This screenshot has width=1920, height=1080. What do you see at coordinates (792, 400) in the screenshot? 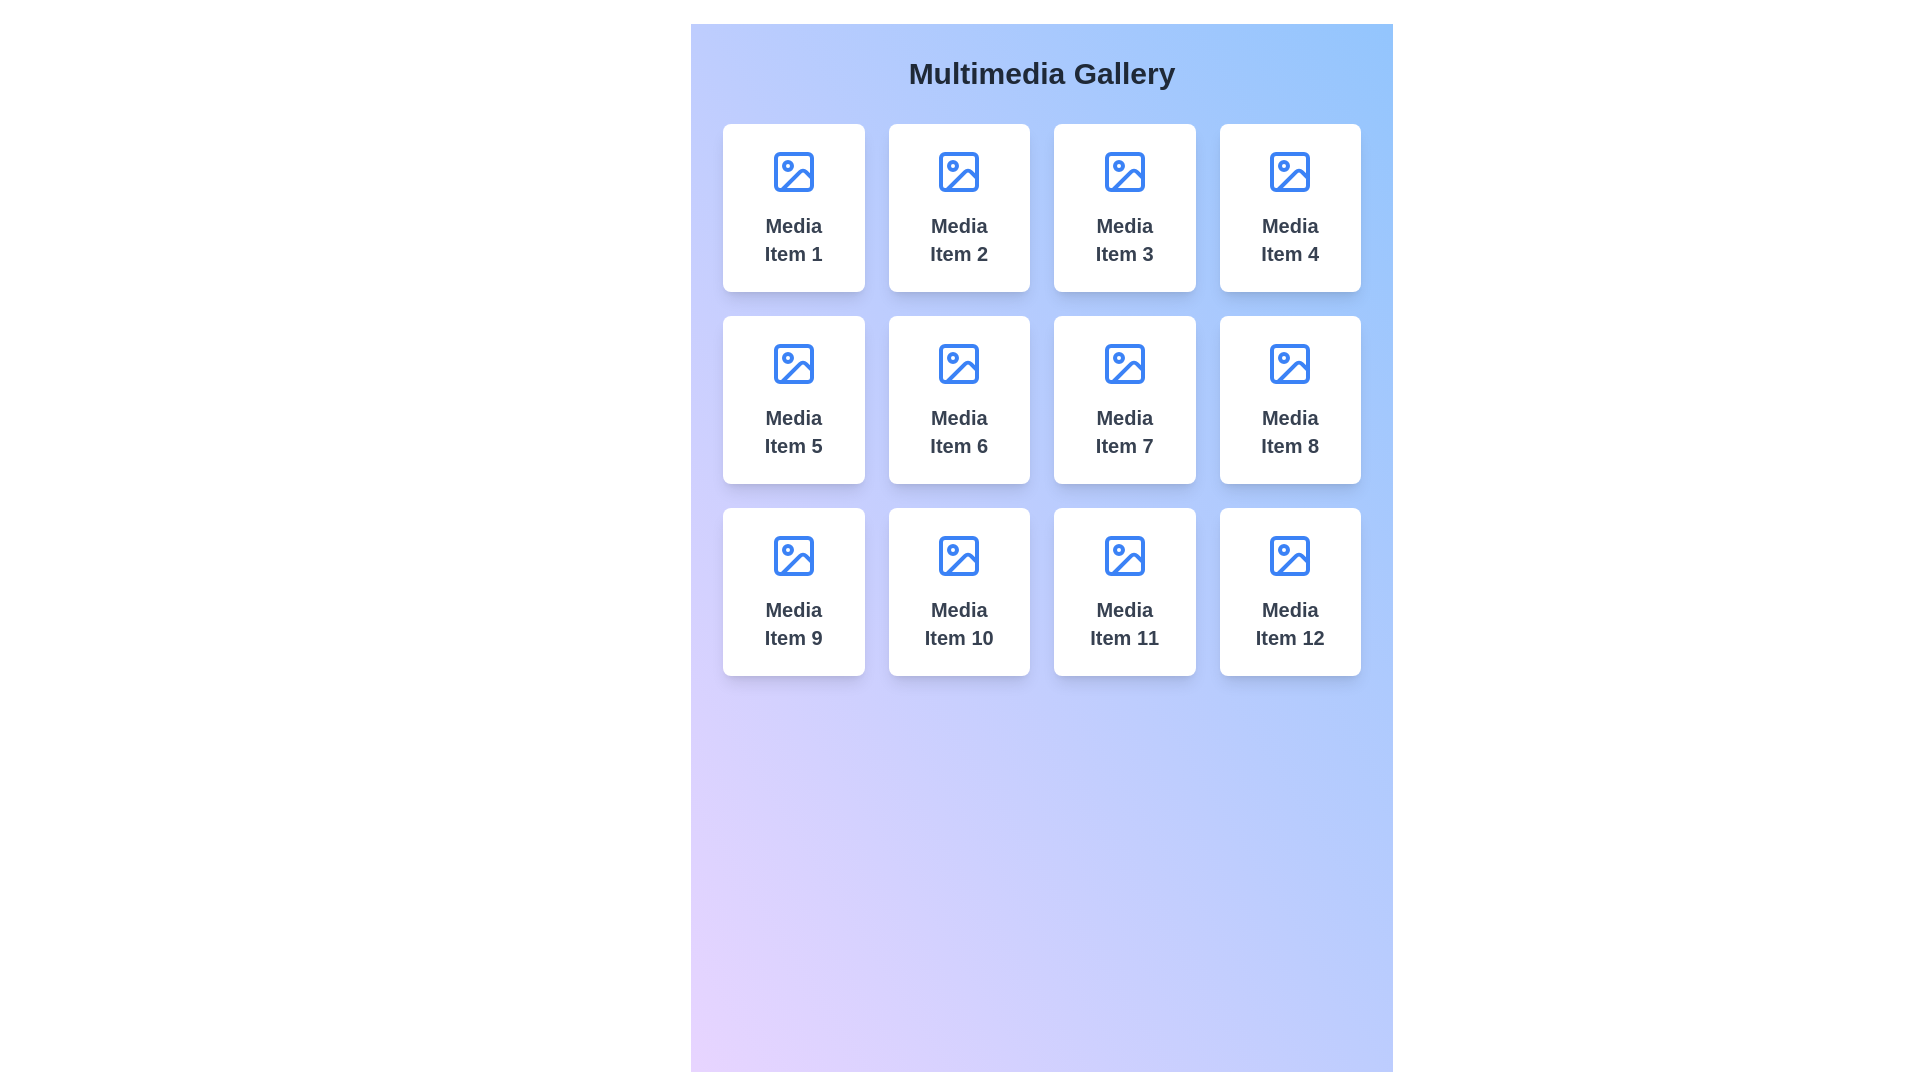
I see `the content card located in the second row and first column of the gallery` at bounding box center [792, 400].